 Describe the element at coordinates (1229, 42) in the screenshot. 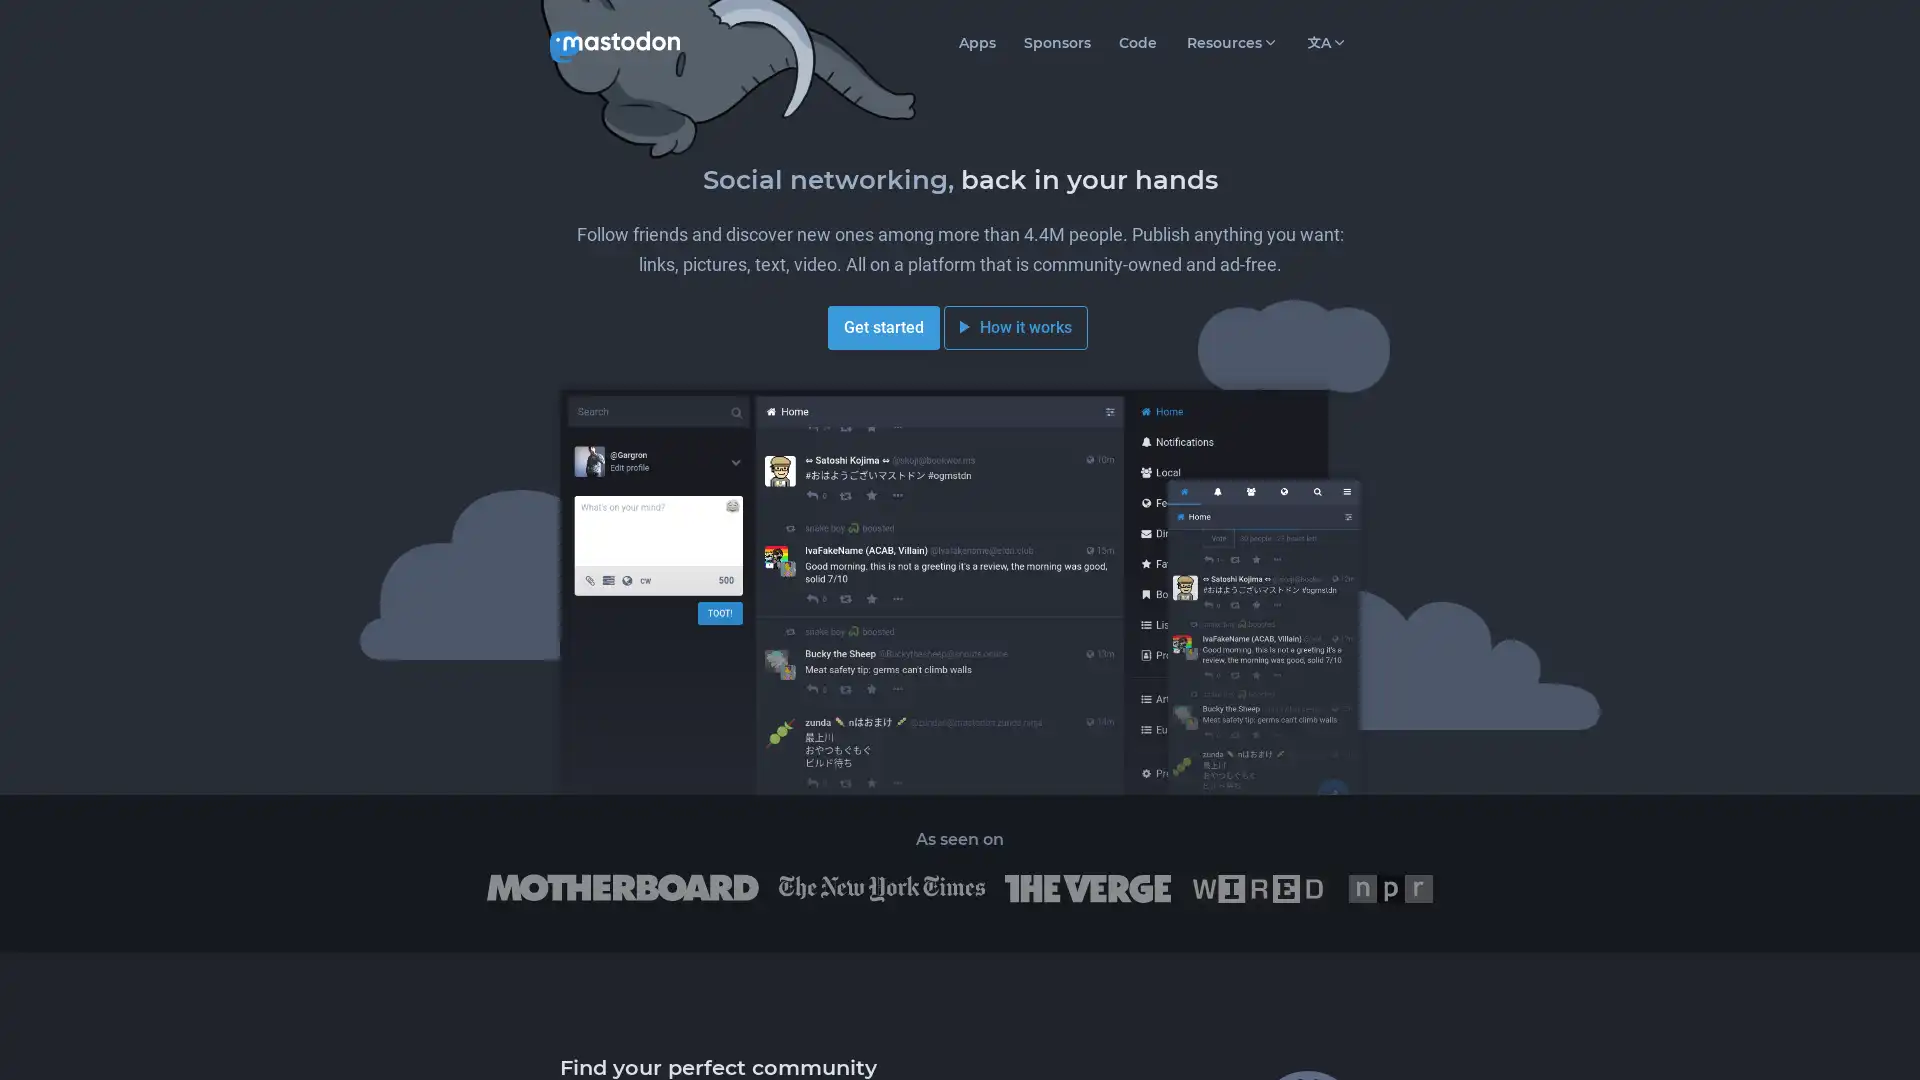

I see `Resources` at that location.